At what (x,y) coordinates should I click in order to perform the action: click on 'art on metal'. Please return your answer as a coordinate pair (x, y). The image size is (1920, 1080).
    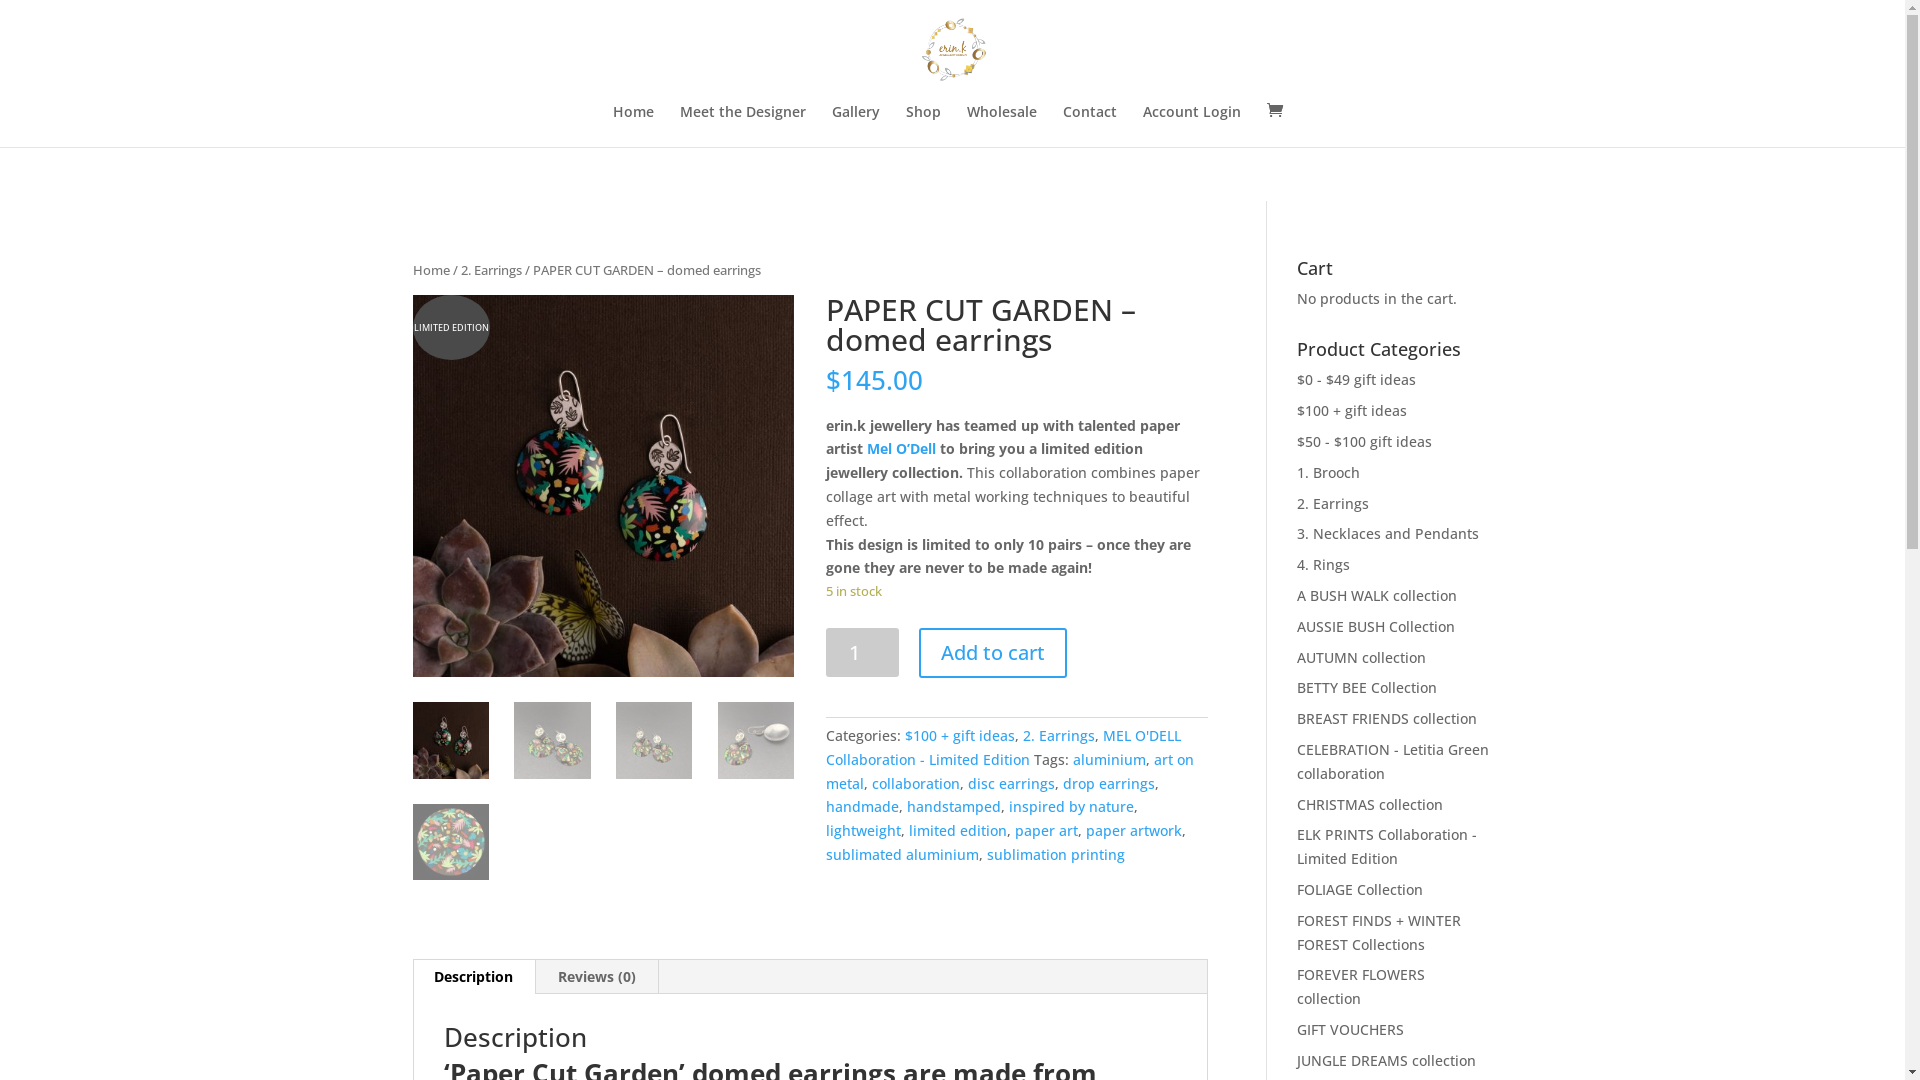
    Looking at the image, I should click on (825, 770).